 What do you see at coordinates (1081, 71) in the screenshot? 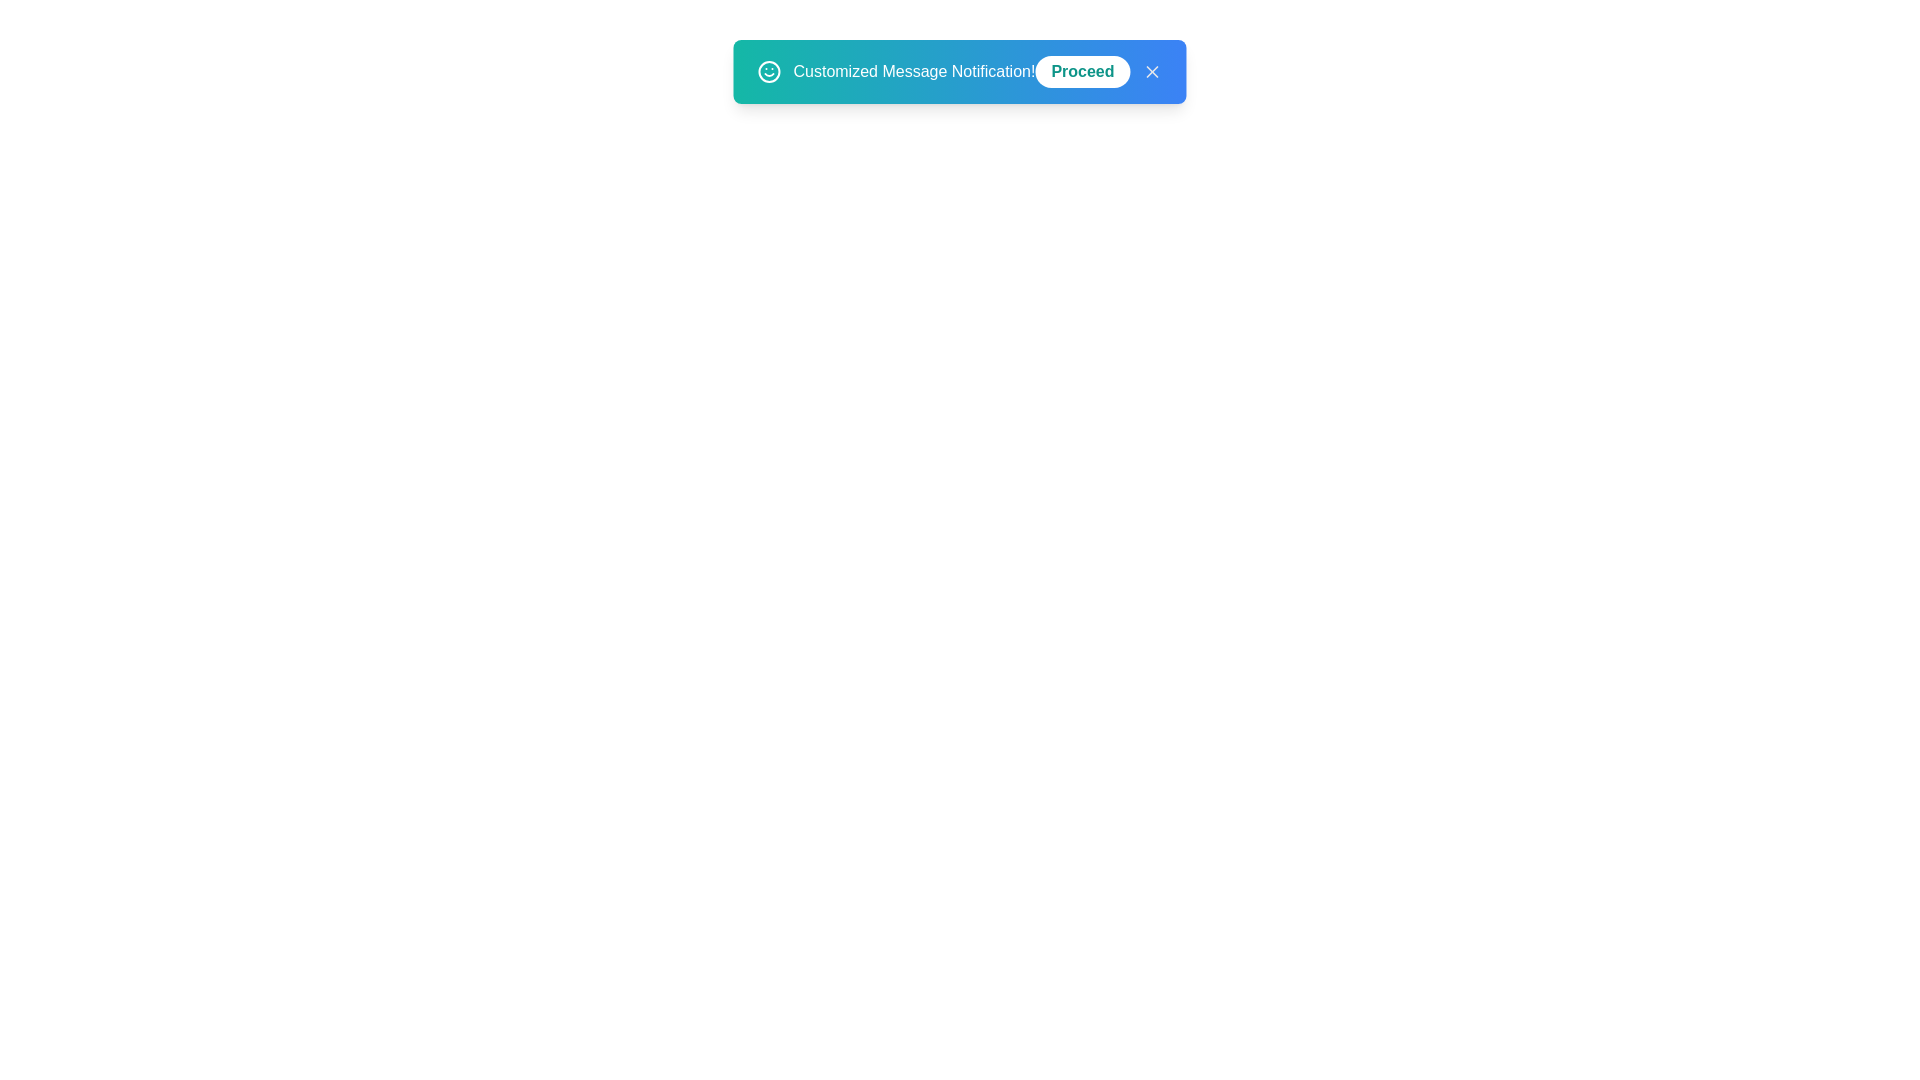
I see `the 'Proceed' button to trigger the alert action` at bounding box center [1081, 71].